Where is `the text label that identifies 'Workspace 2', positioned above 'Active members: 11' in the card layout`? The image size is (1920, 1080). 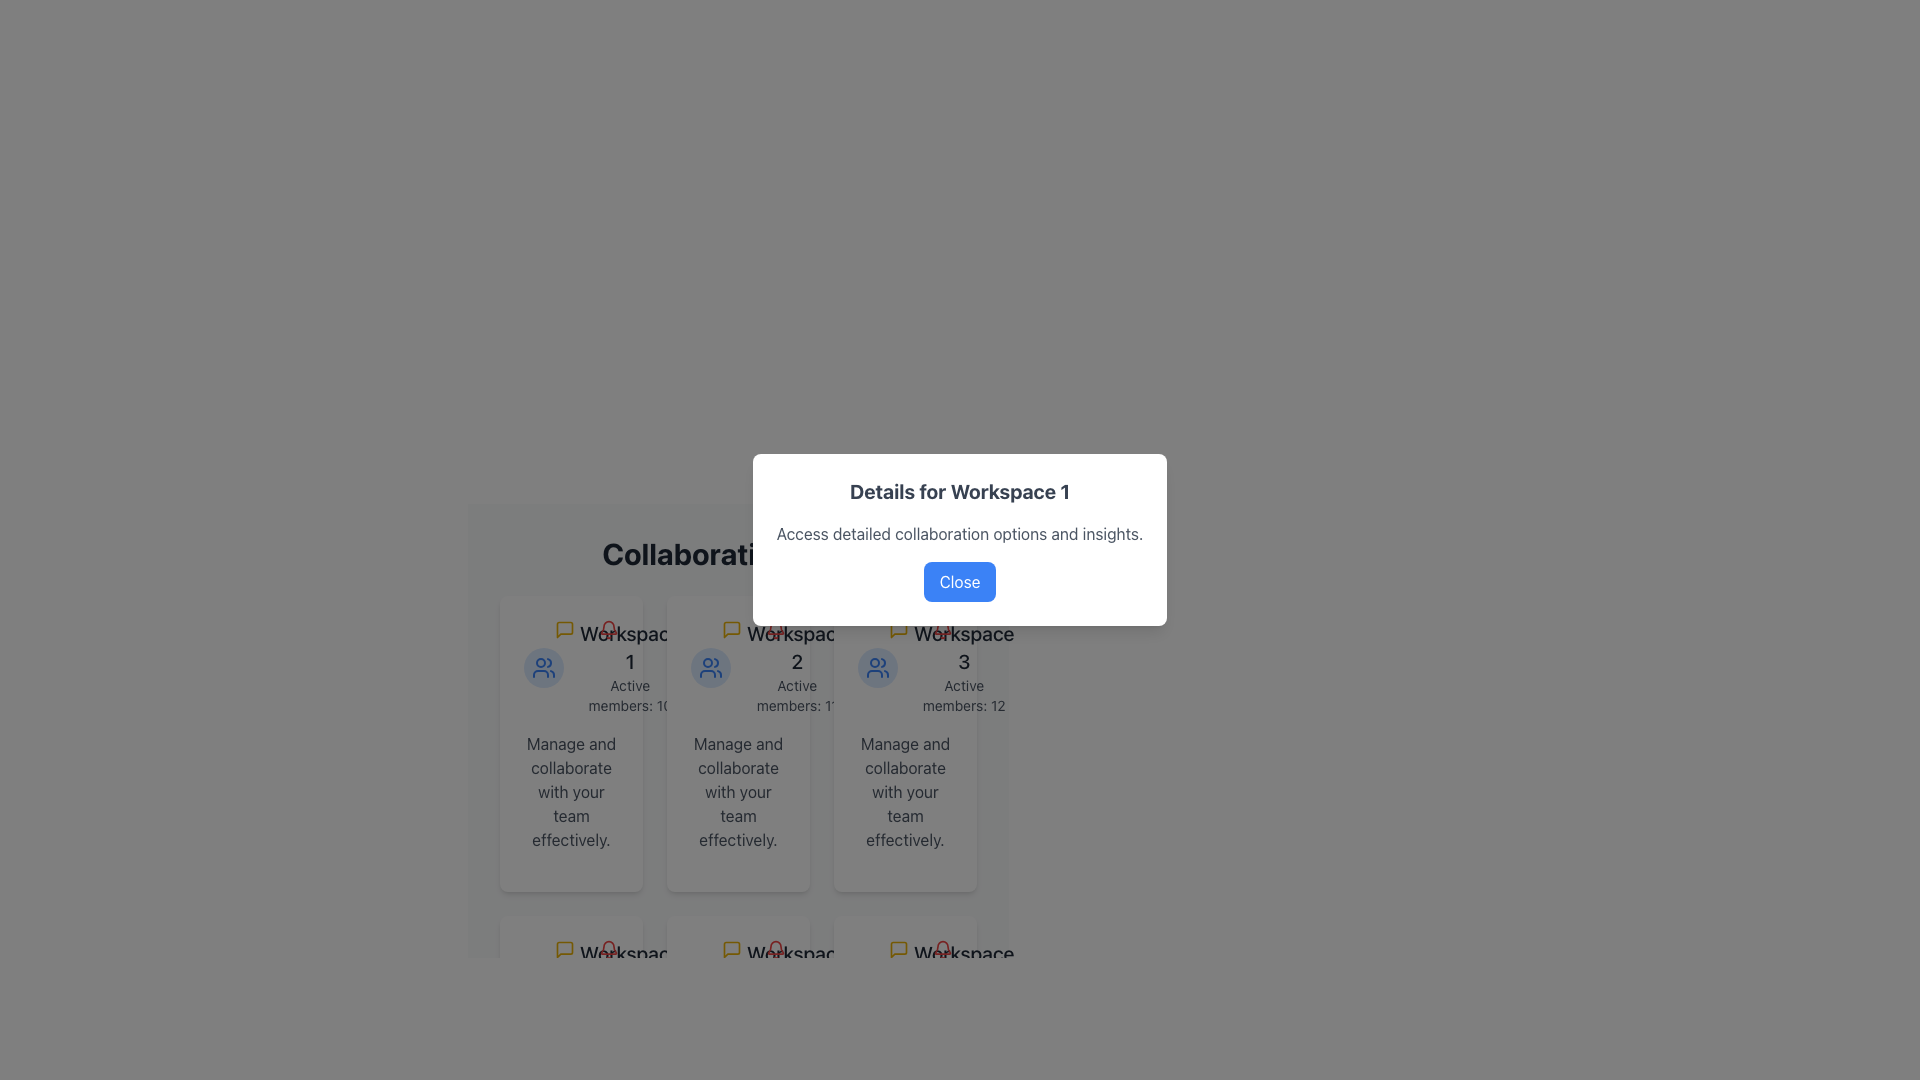 the text label that identifies 'Workspace 2', positioned above 'Active members: 11' in the card layout is located at coordinates (796, 648).